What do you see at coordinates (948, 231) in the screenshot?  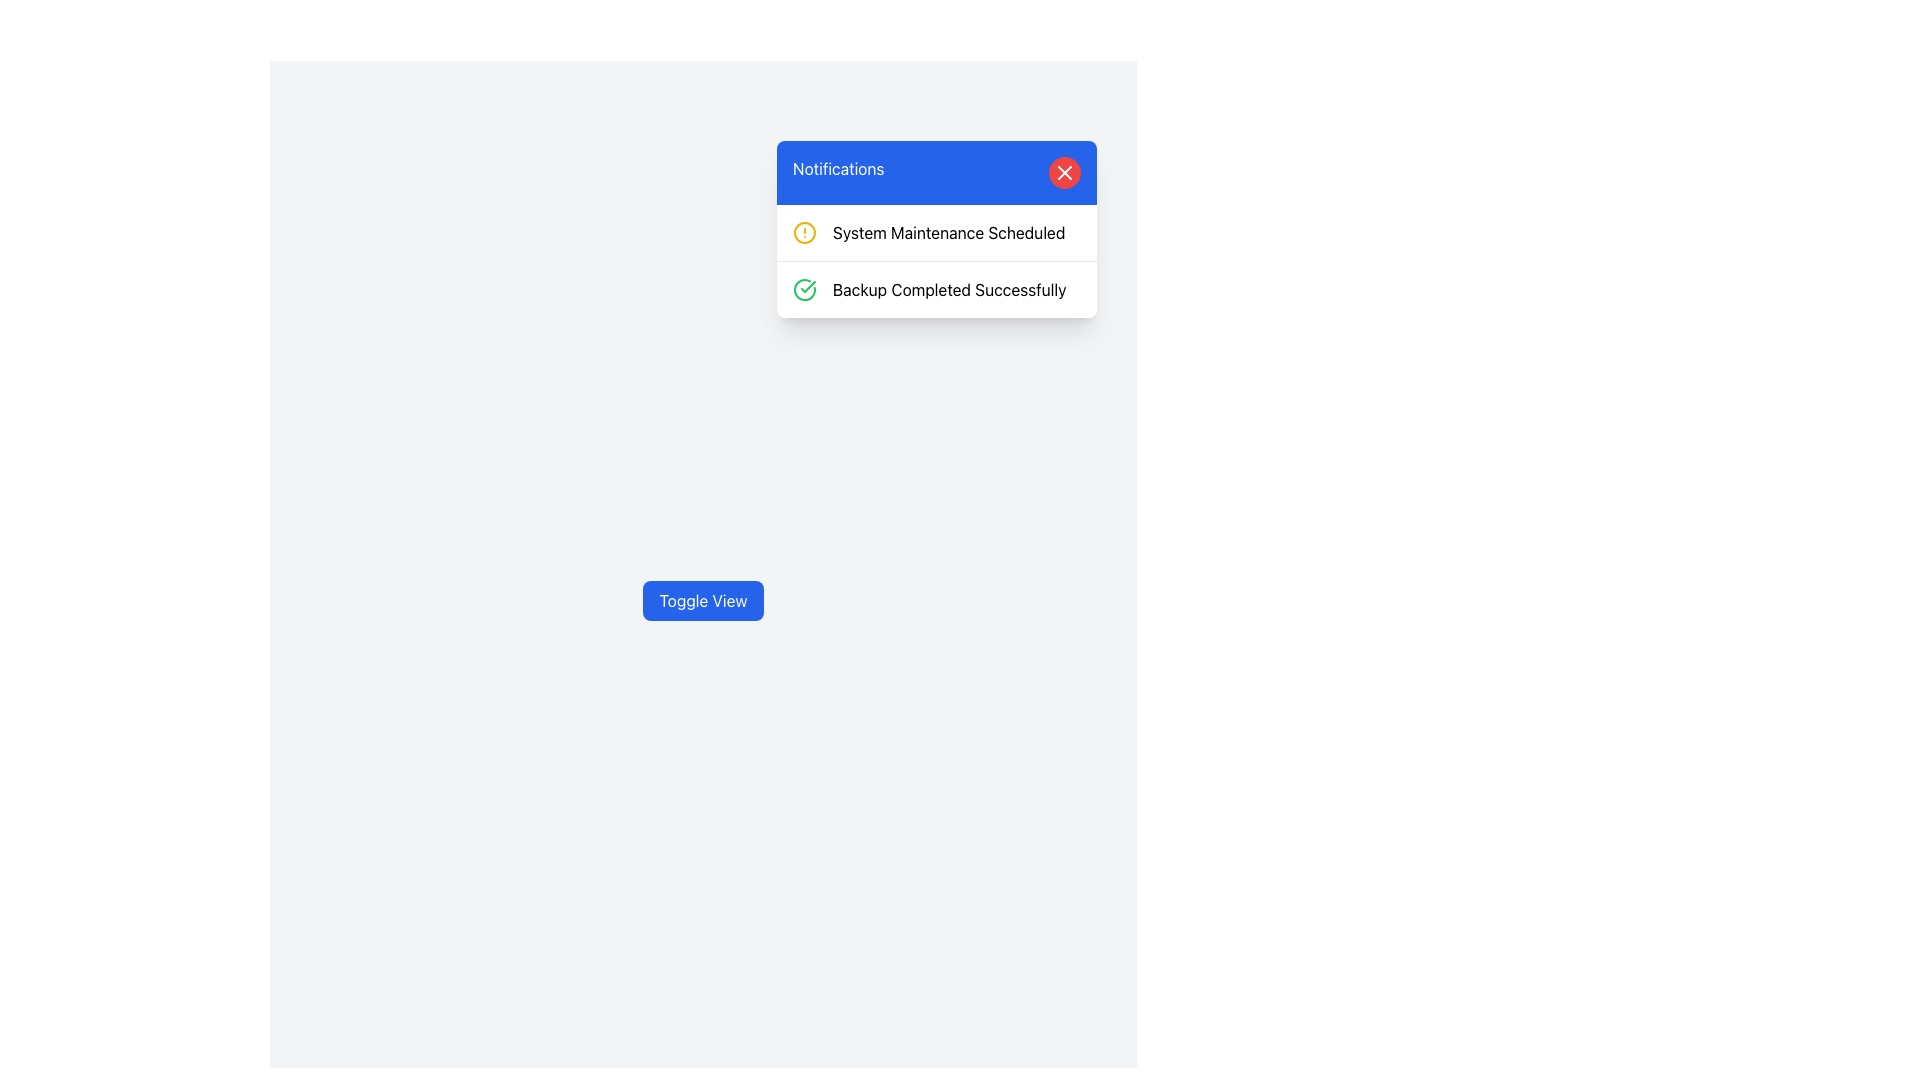 I see `notification text label that indicates 'System Maintenance Scheduled', located in the first row of notifications to the right of a yellow alert icon` at bounding box center [948, 231].